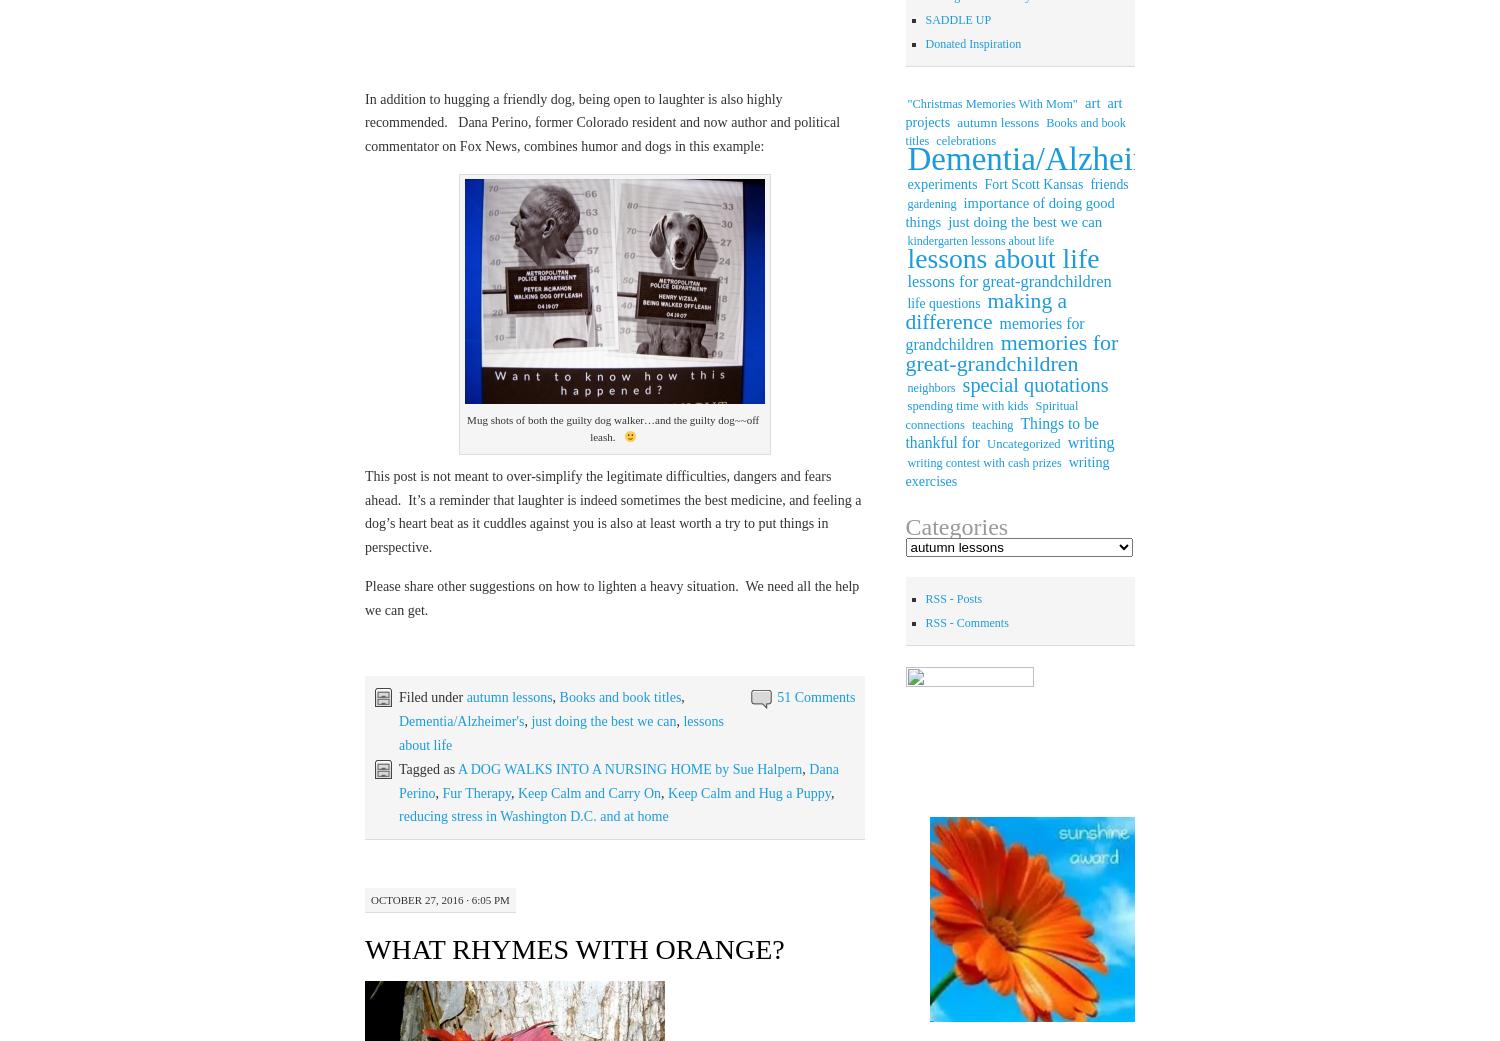 This screenshot has height=1041, width=1500. What do you see at coordinates (965, 140) in the screenshot?
I see `'celebrations'` at bounding box center [965, 140].